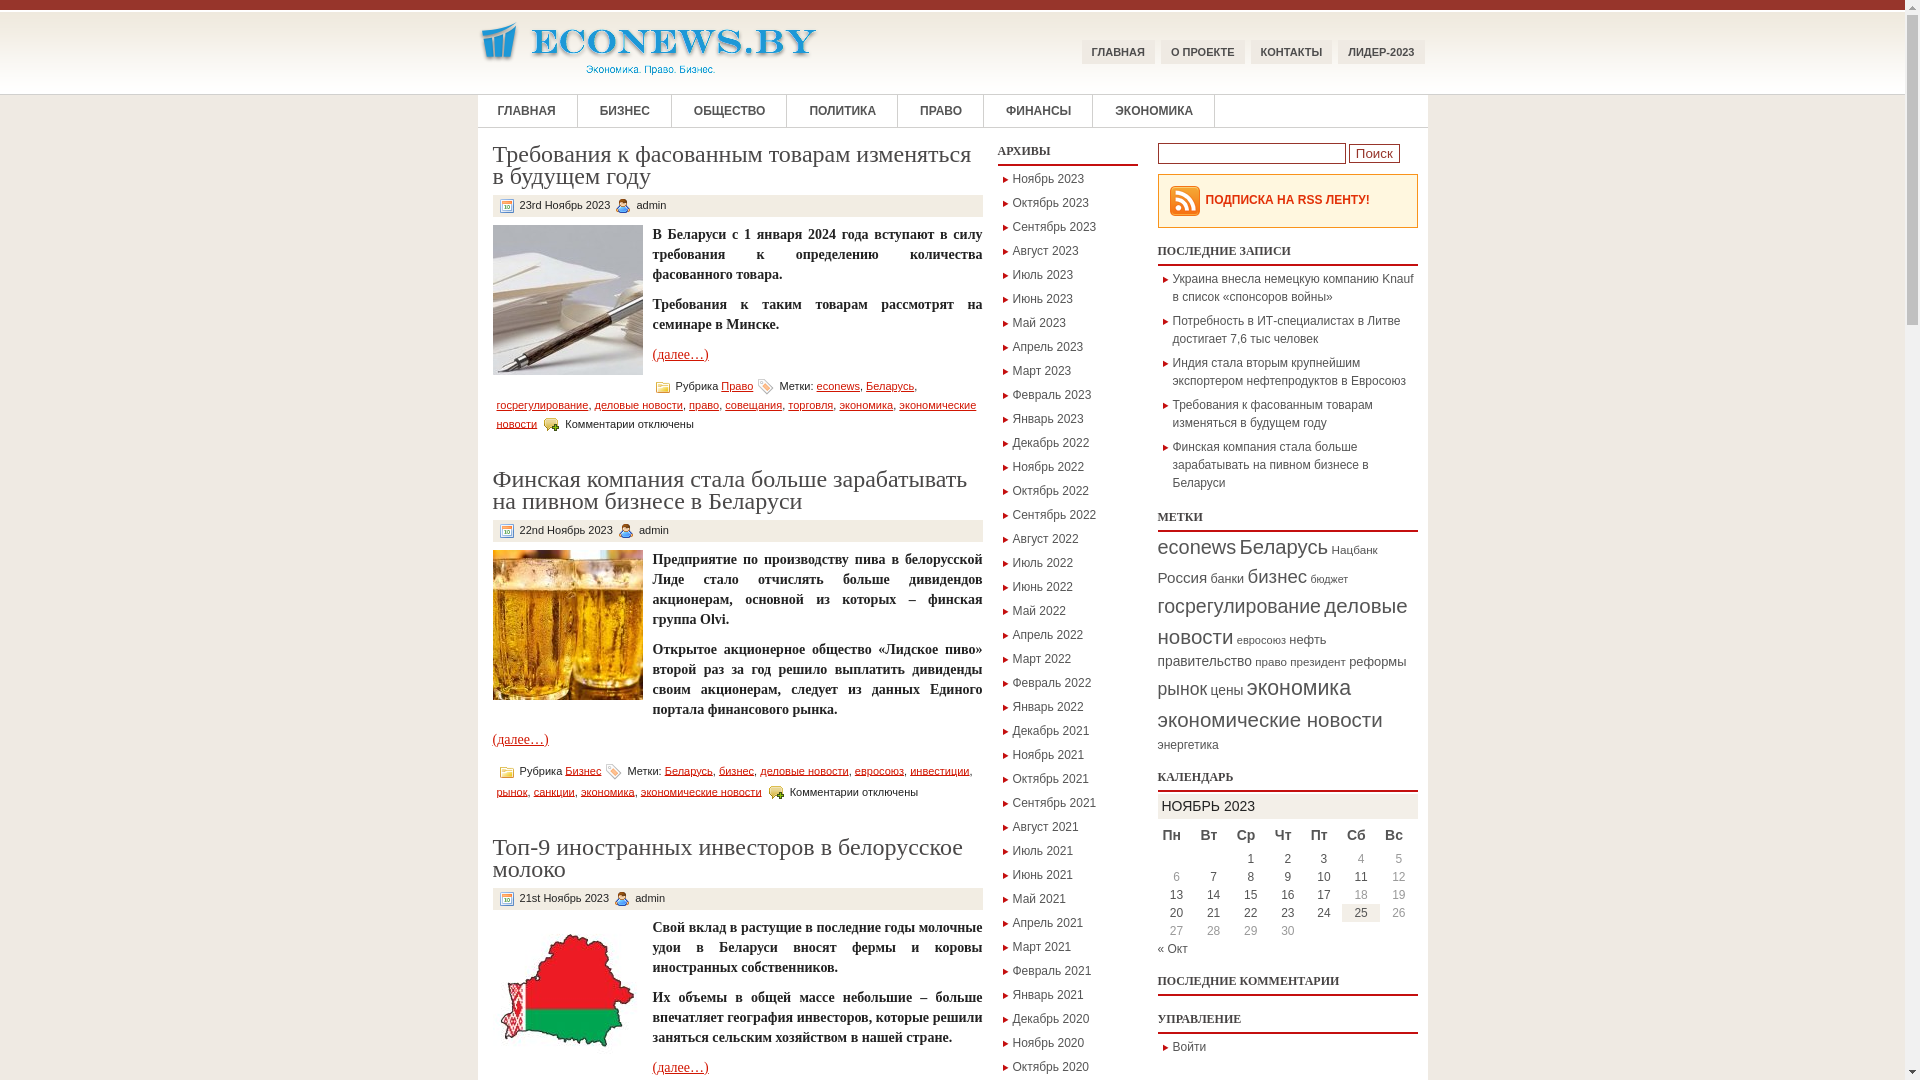  Describe the element at coordinates (1287, 858) in the screenshot. I see `'2'` at that location.